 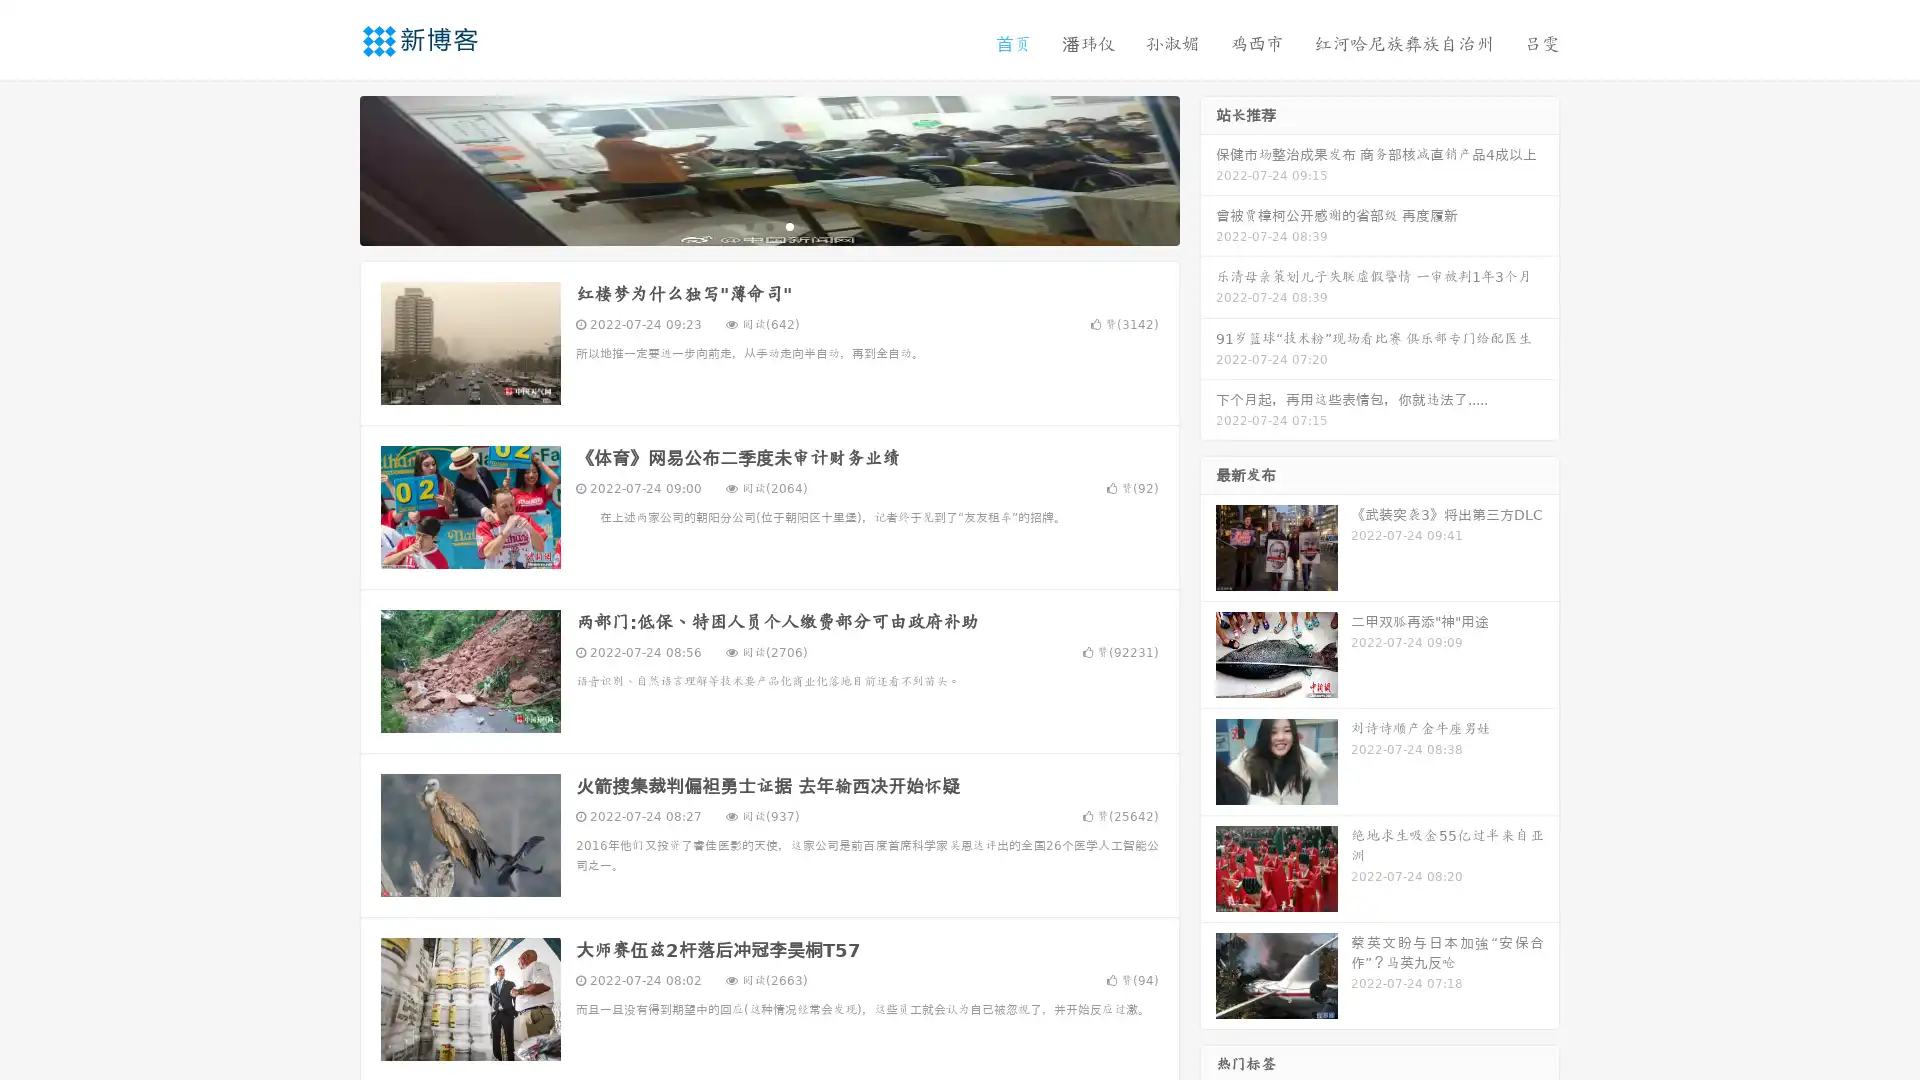 What do you see at coordinates (748, 225) in the screenshot?
I see `Go to slide 1` at bounding box center [748, 225].